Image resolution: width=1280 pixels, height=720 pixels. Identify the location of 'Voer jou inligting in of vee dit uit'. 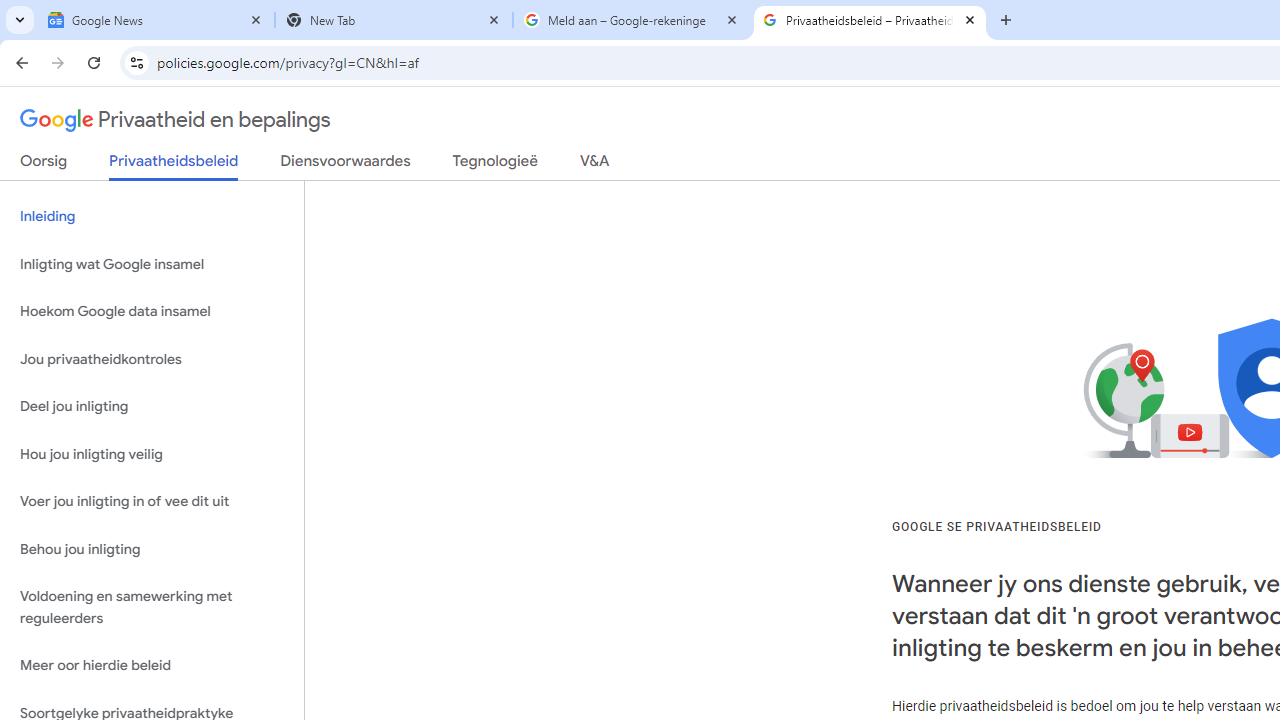
(151, 501).